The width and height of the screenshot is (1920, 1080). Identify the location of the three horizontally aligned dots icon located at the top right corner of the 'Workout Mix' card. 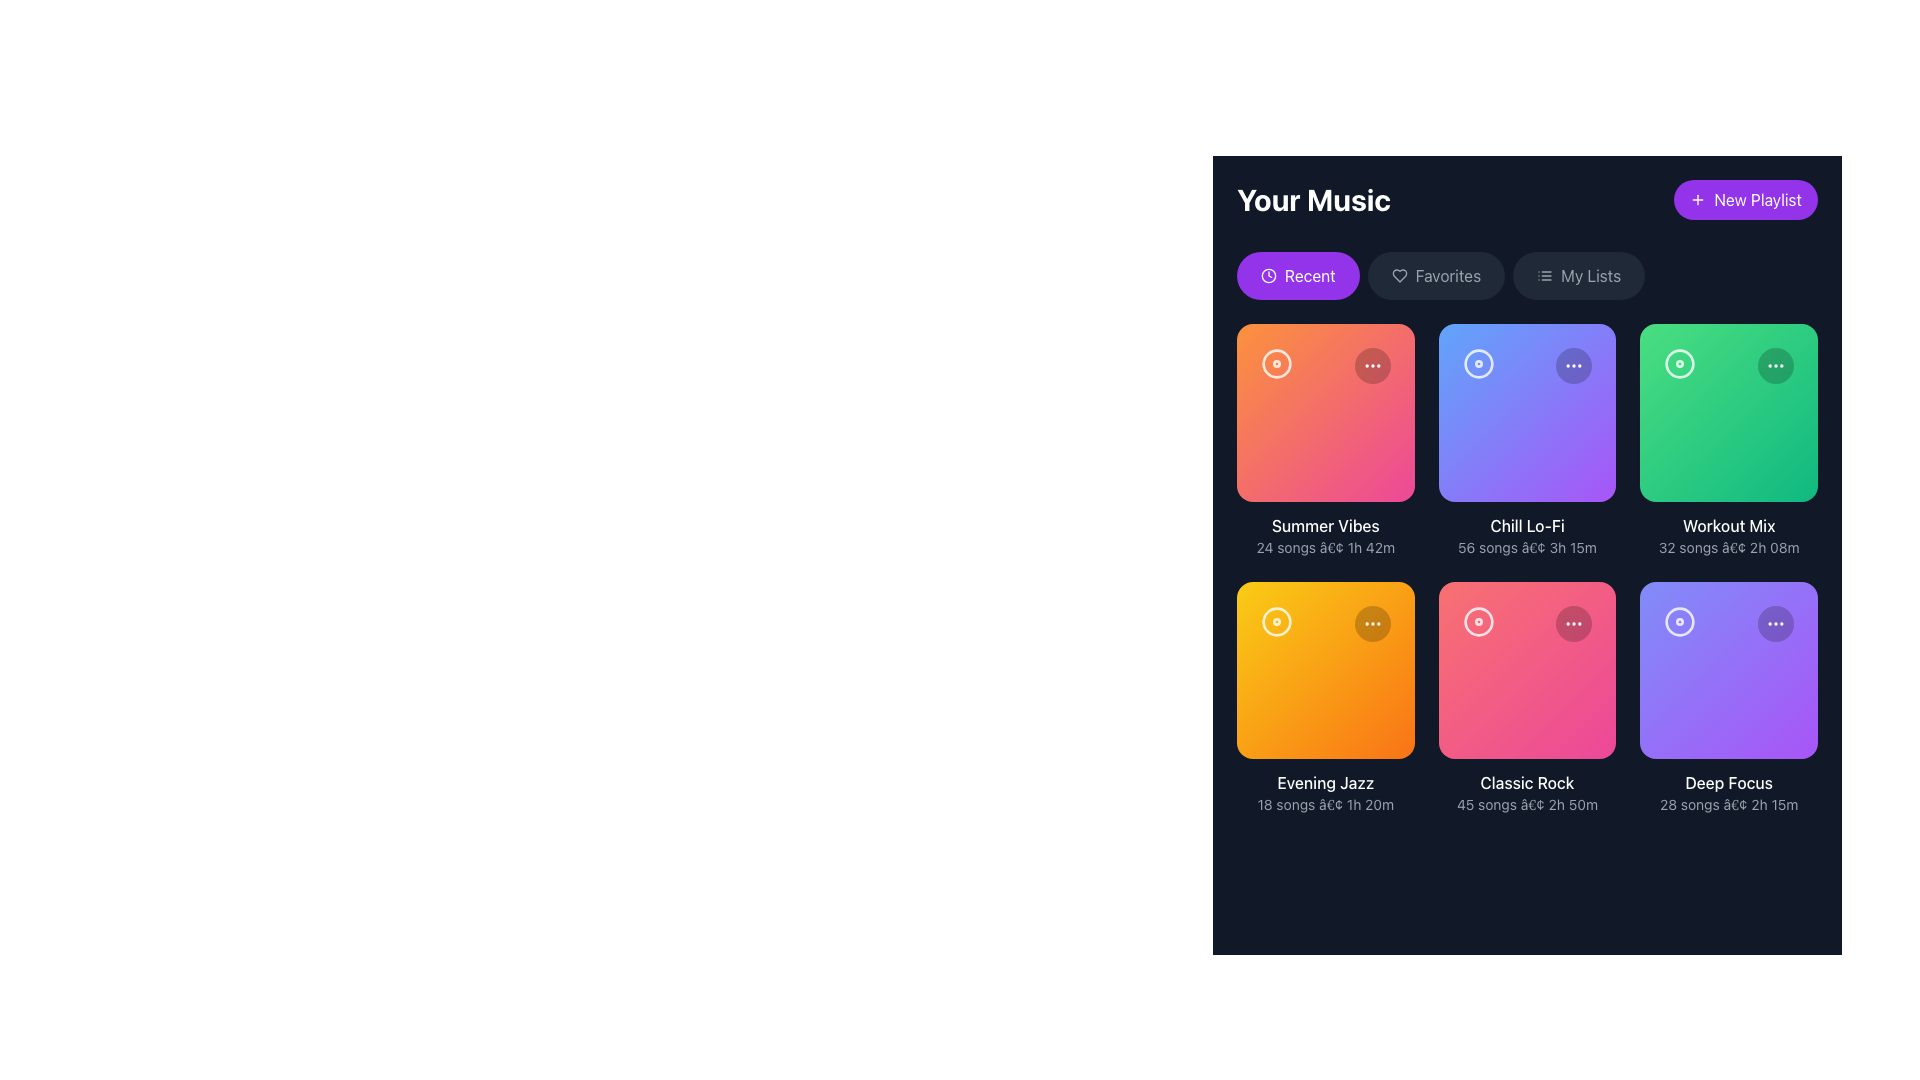
(1776, 366).